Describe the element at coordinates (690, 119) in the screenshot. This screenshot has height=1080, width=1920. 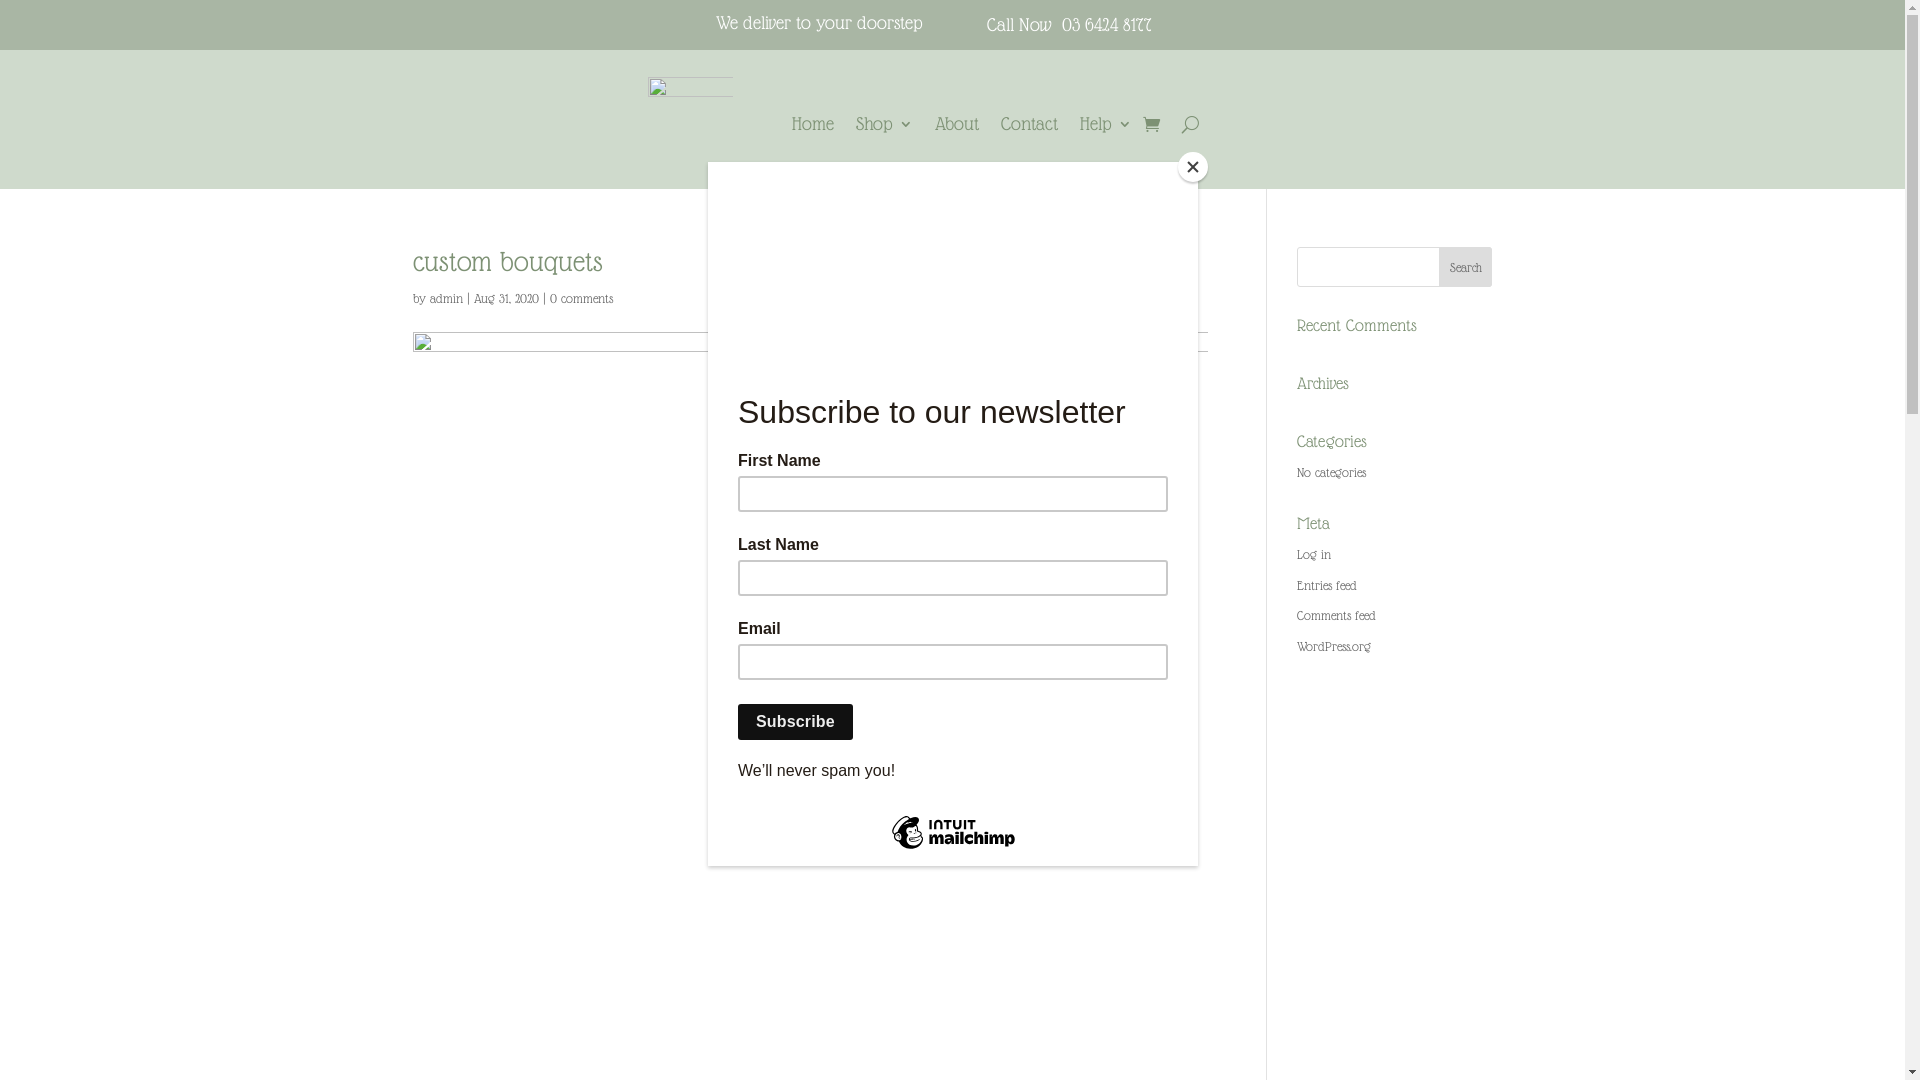
I see `'Circular Pattern w'` at that location.